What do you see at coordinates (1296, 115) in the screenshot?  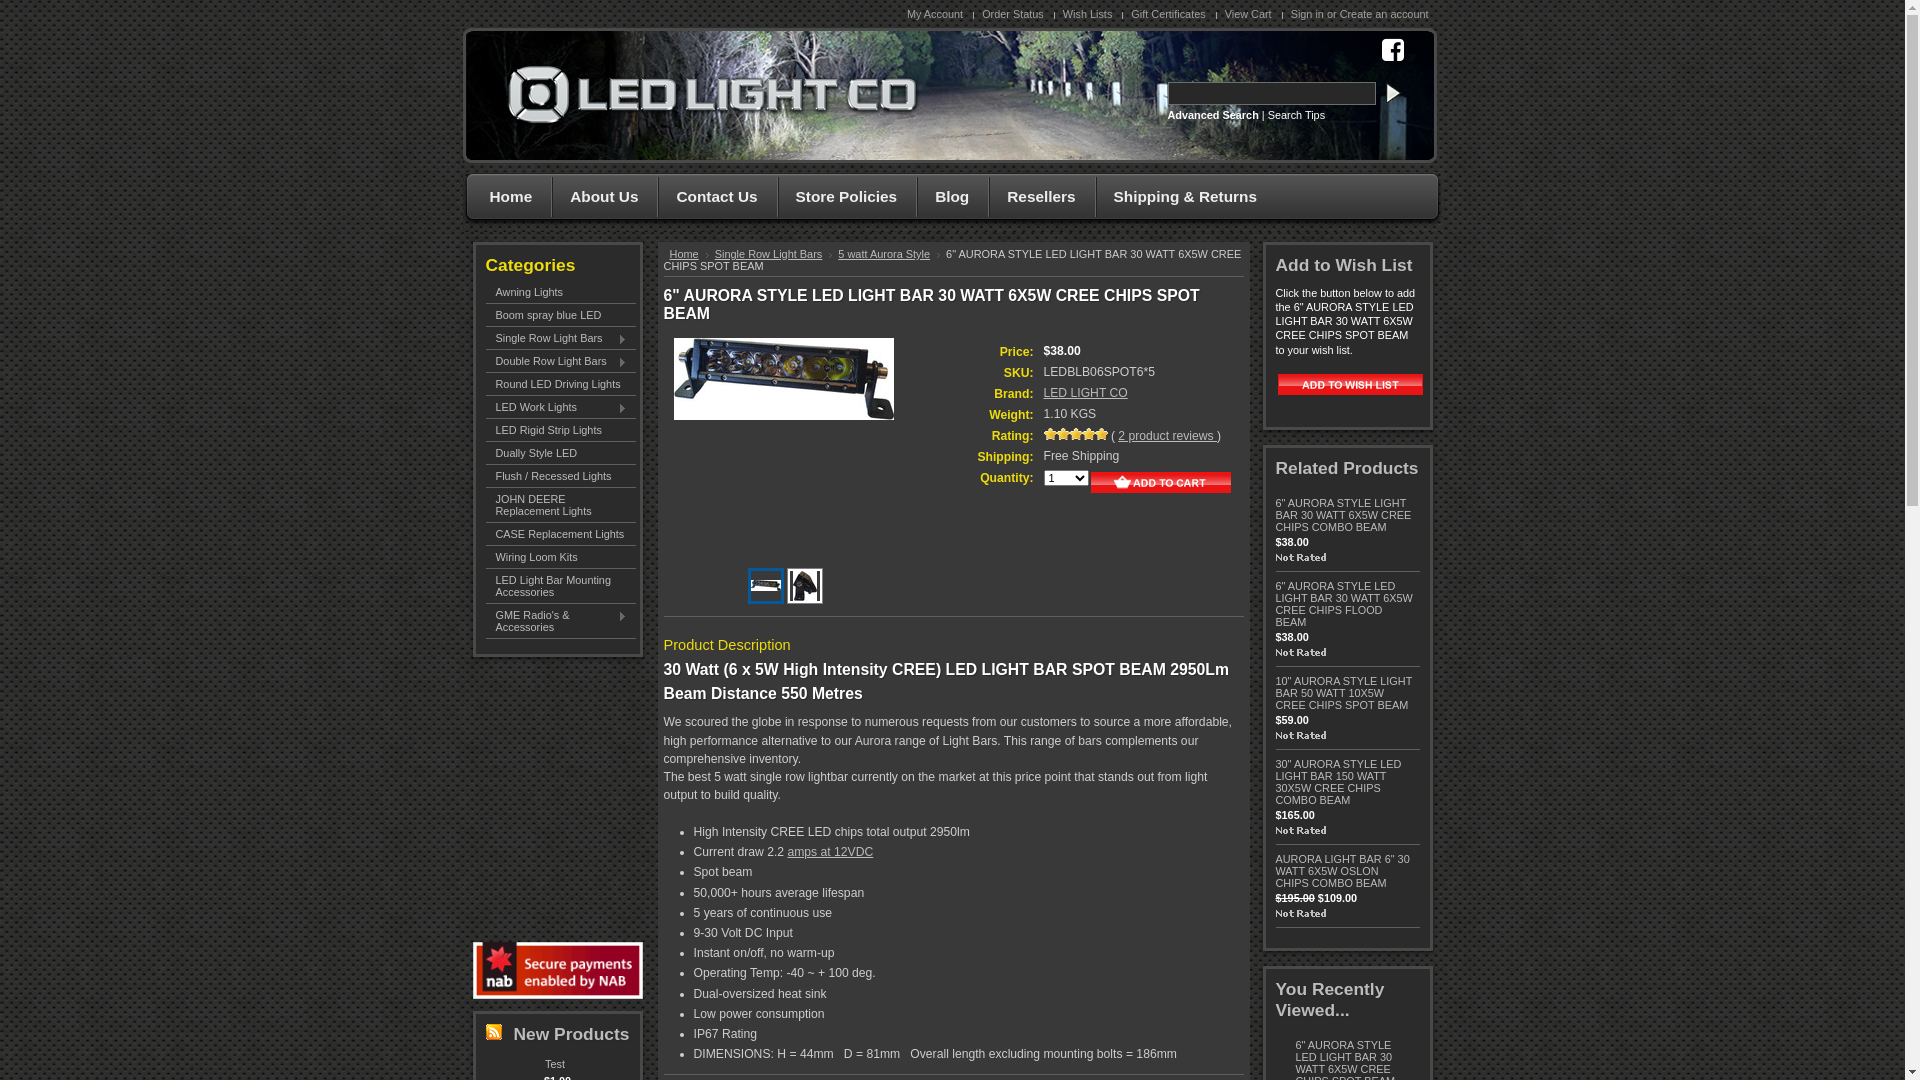 I see `'Search Tips'` at bounding box center [1296, 115].